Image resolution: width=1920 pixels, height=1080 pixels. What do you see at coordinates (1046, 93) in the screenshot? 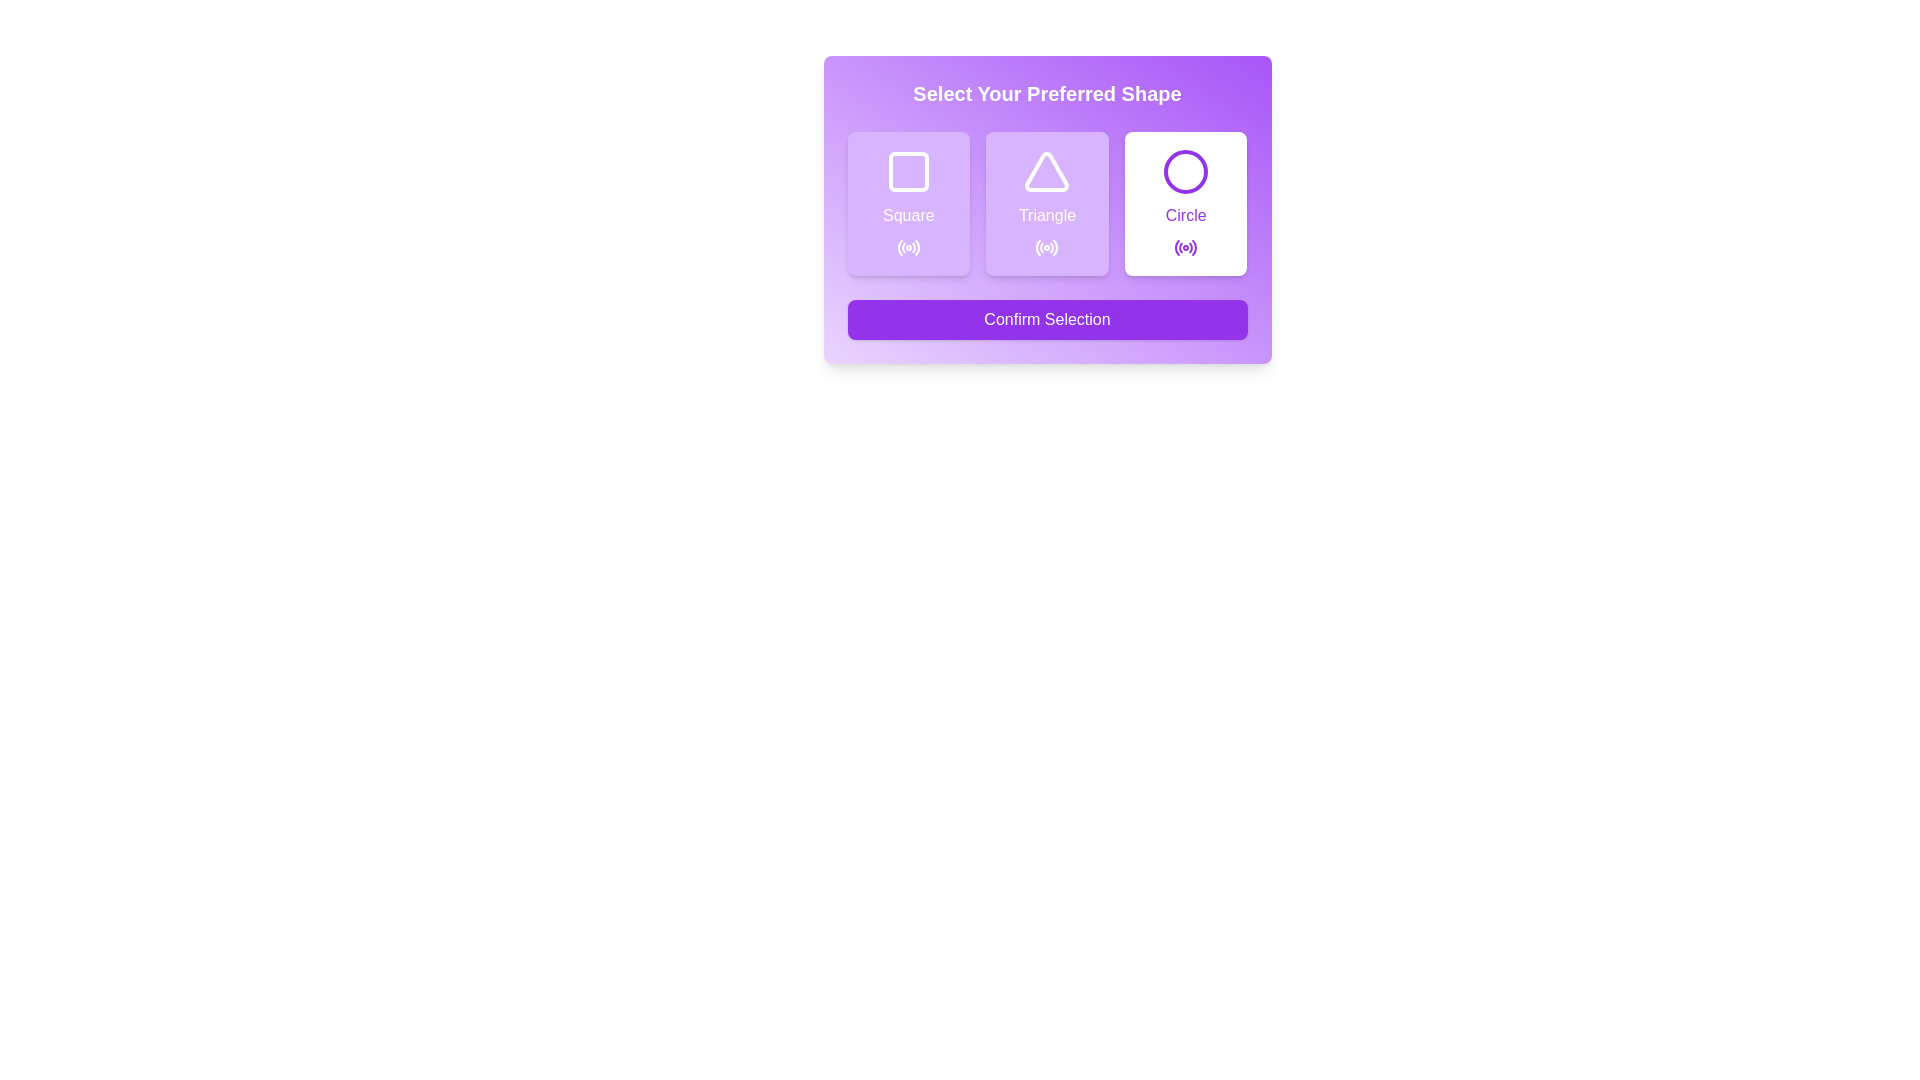
I see `the Text Label serving as a title above the grid layout for shape options, guiding the user in their selection` at bounding box center [1046, 93].